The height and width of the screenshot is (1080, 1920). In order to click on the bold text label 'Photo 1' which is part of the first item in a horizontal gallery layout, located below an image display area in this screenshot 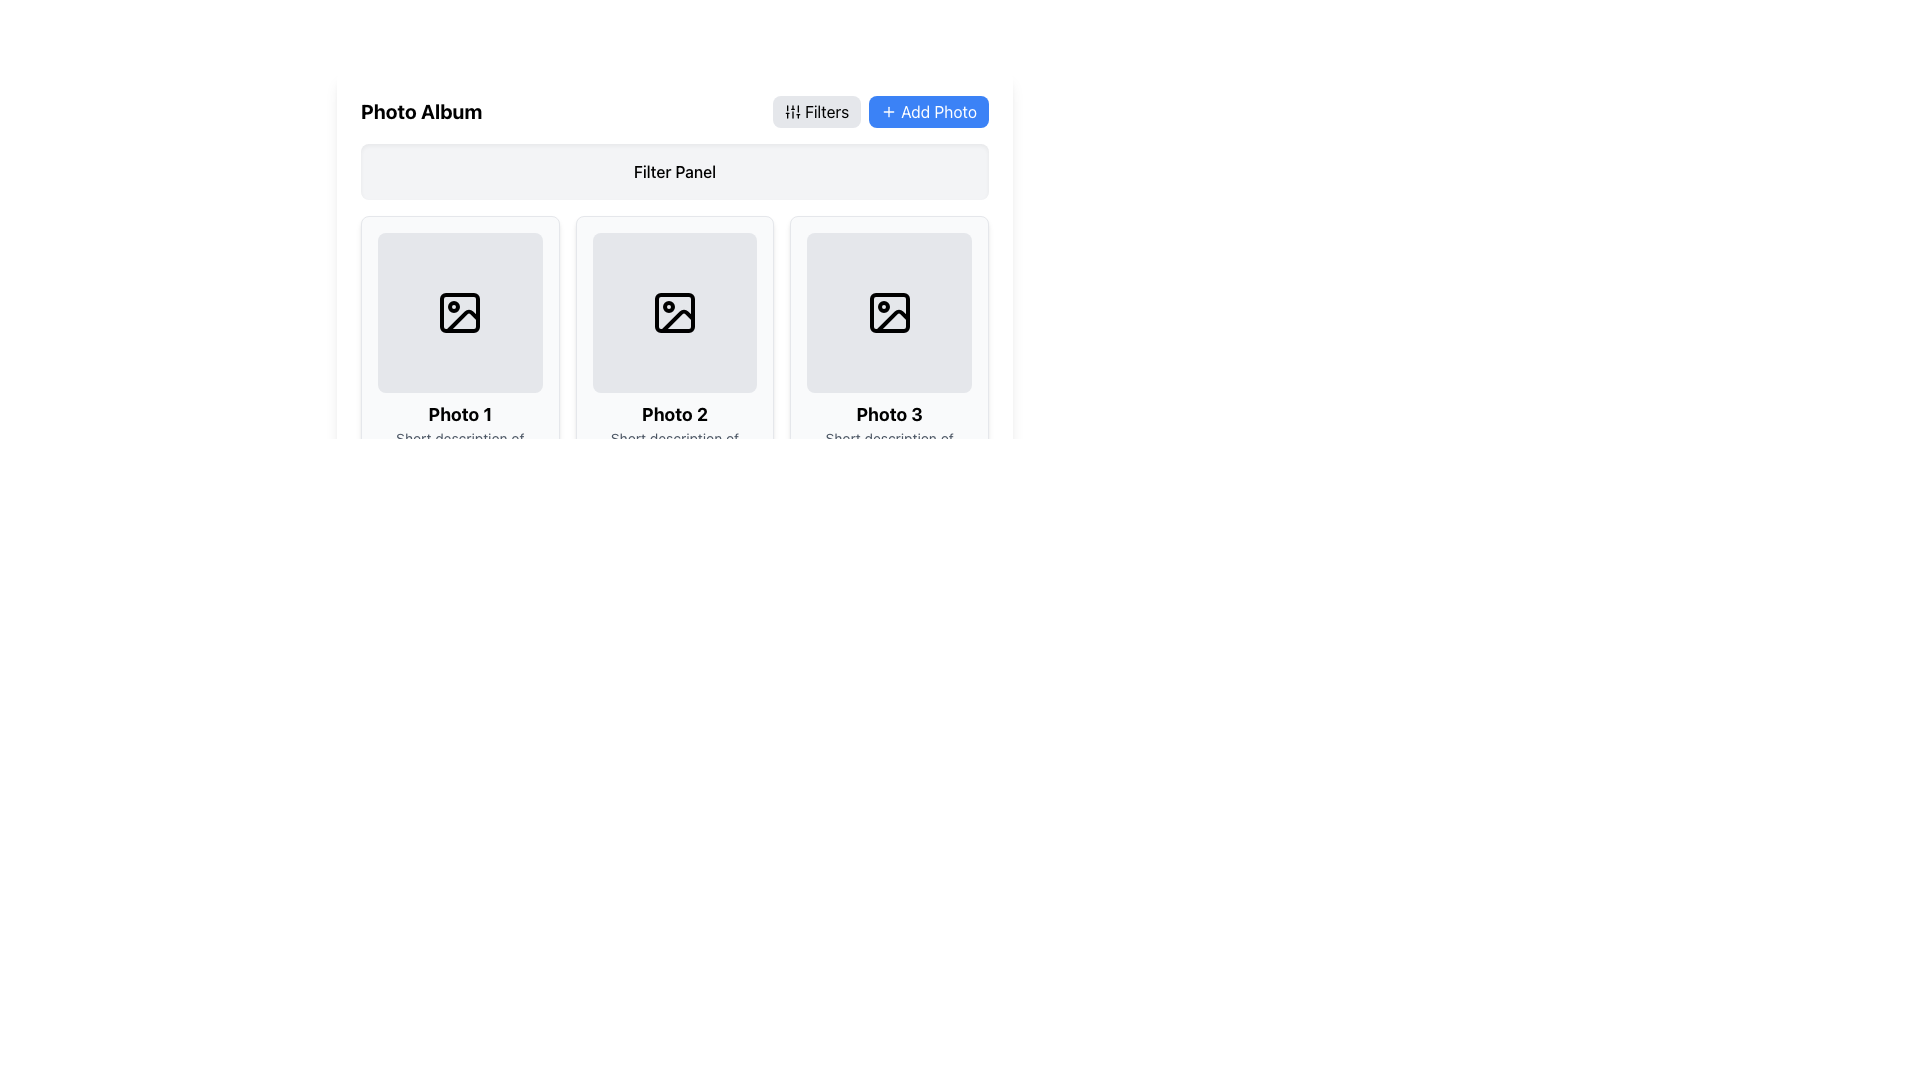, I will do `click(459, 414)`.